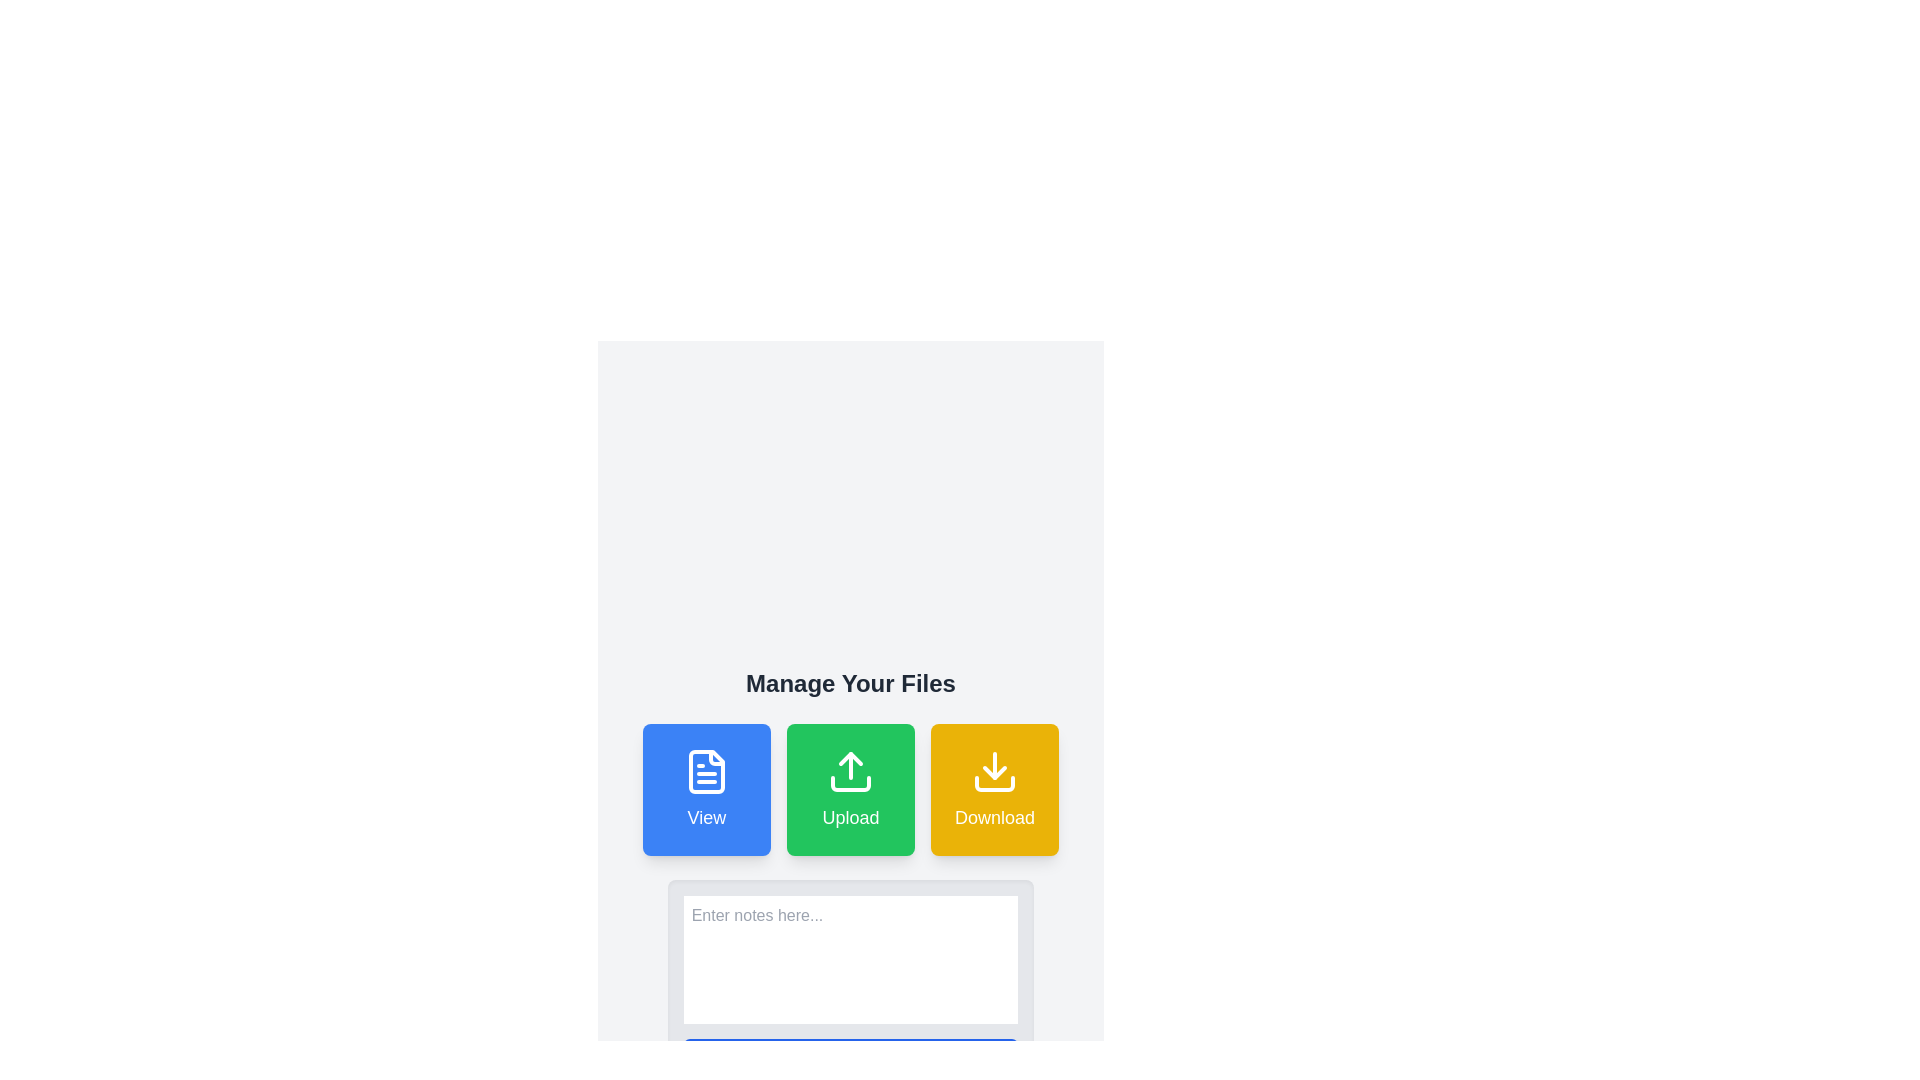  I want to click on the download button located to the far right of the group of three buttons under the 'Manage Your Files' title, and focus on it using the keyboard, so click(995, 788).